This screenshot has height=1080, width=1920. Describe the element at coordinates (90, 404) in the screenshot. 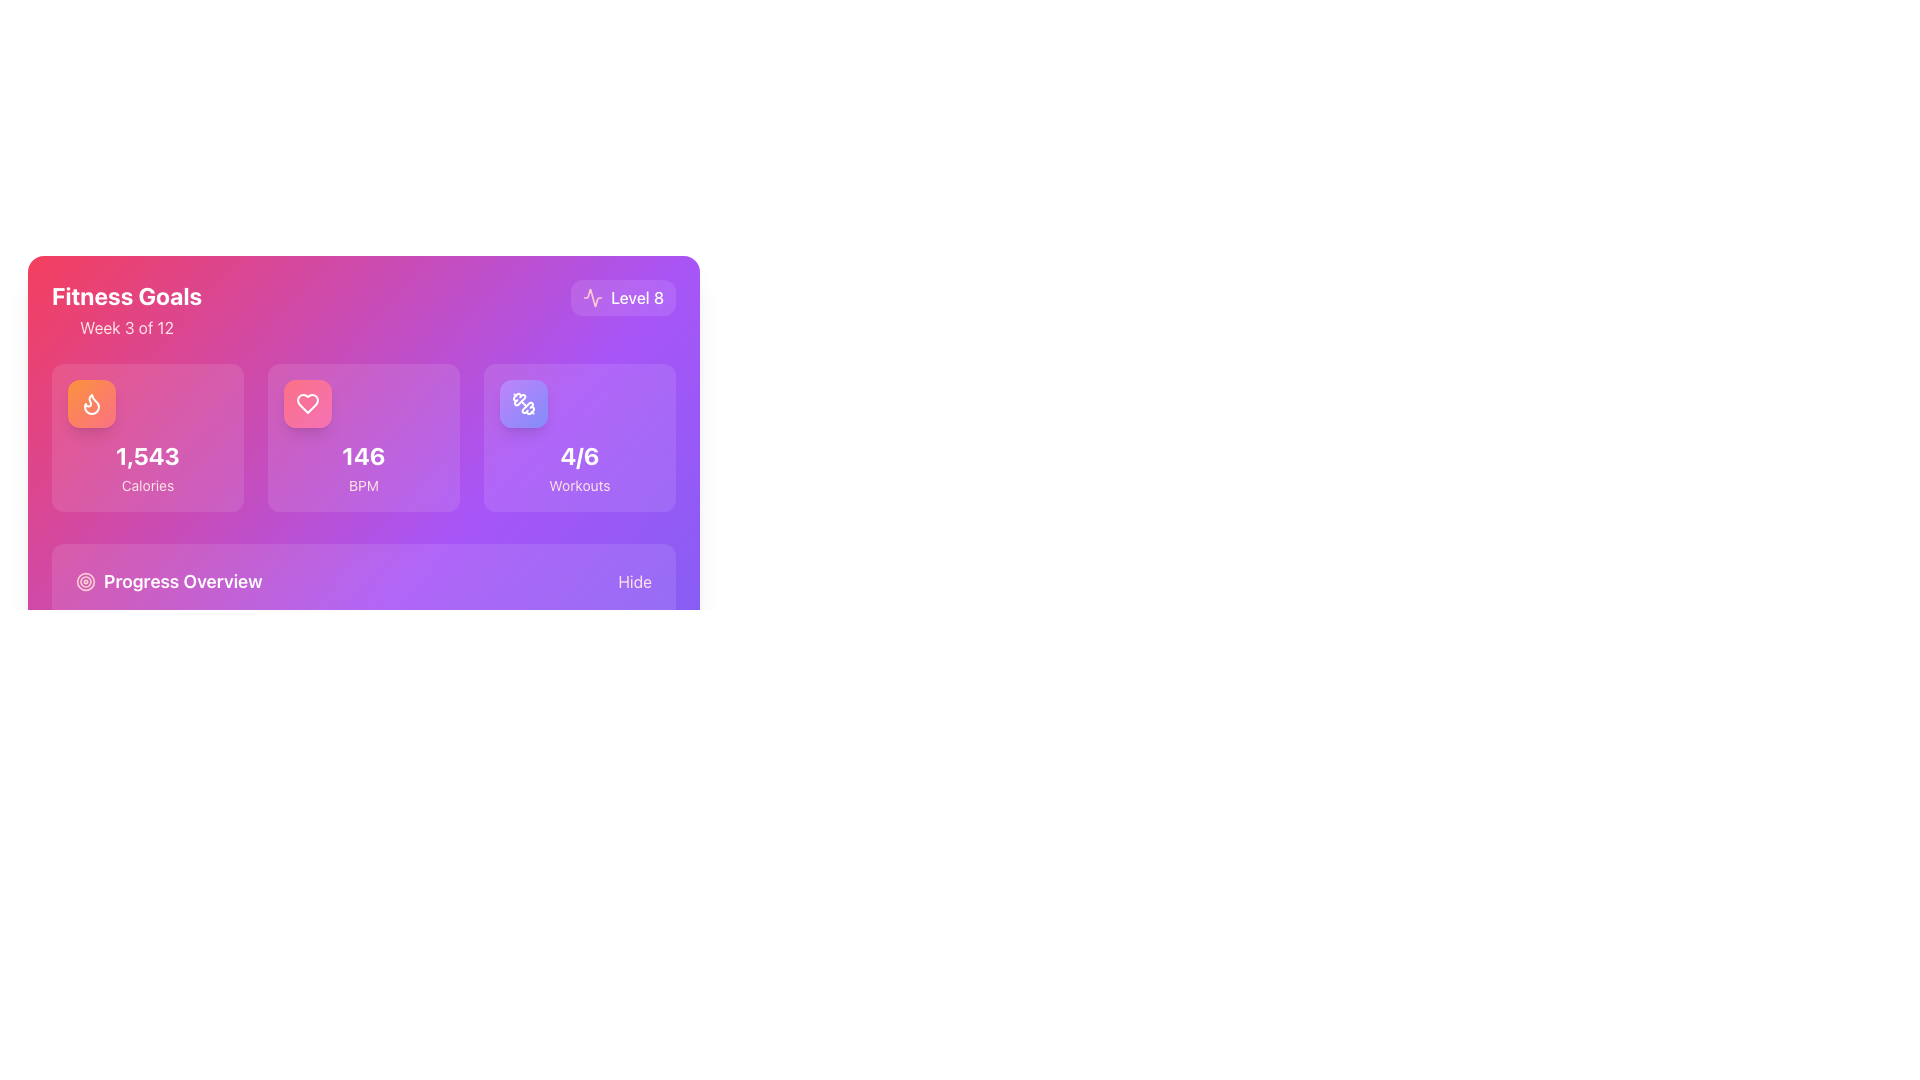

I see `the flame symbol icon that represents calories burned, located at the top-left corner of the card displaying '1,543 Calories'` at that location.